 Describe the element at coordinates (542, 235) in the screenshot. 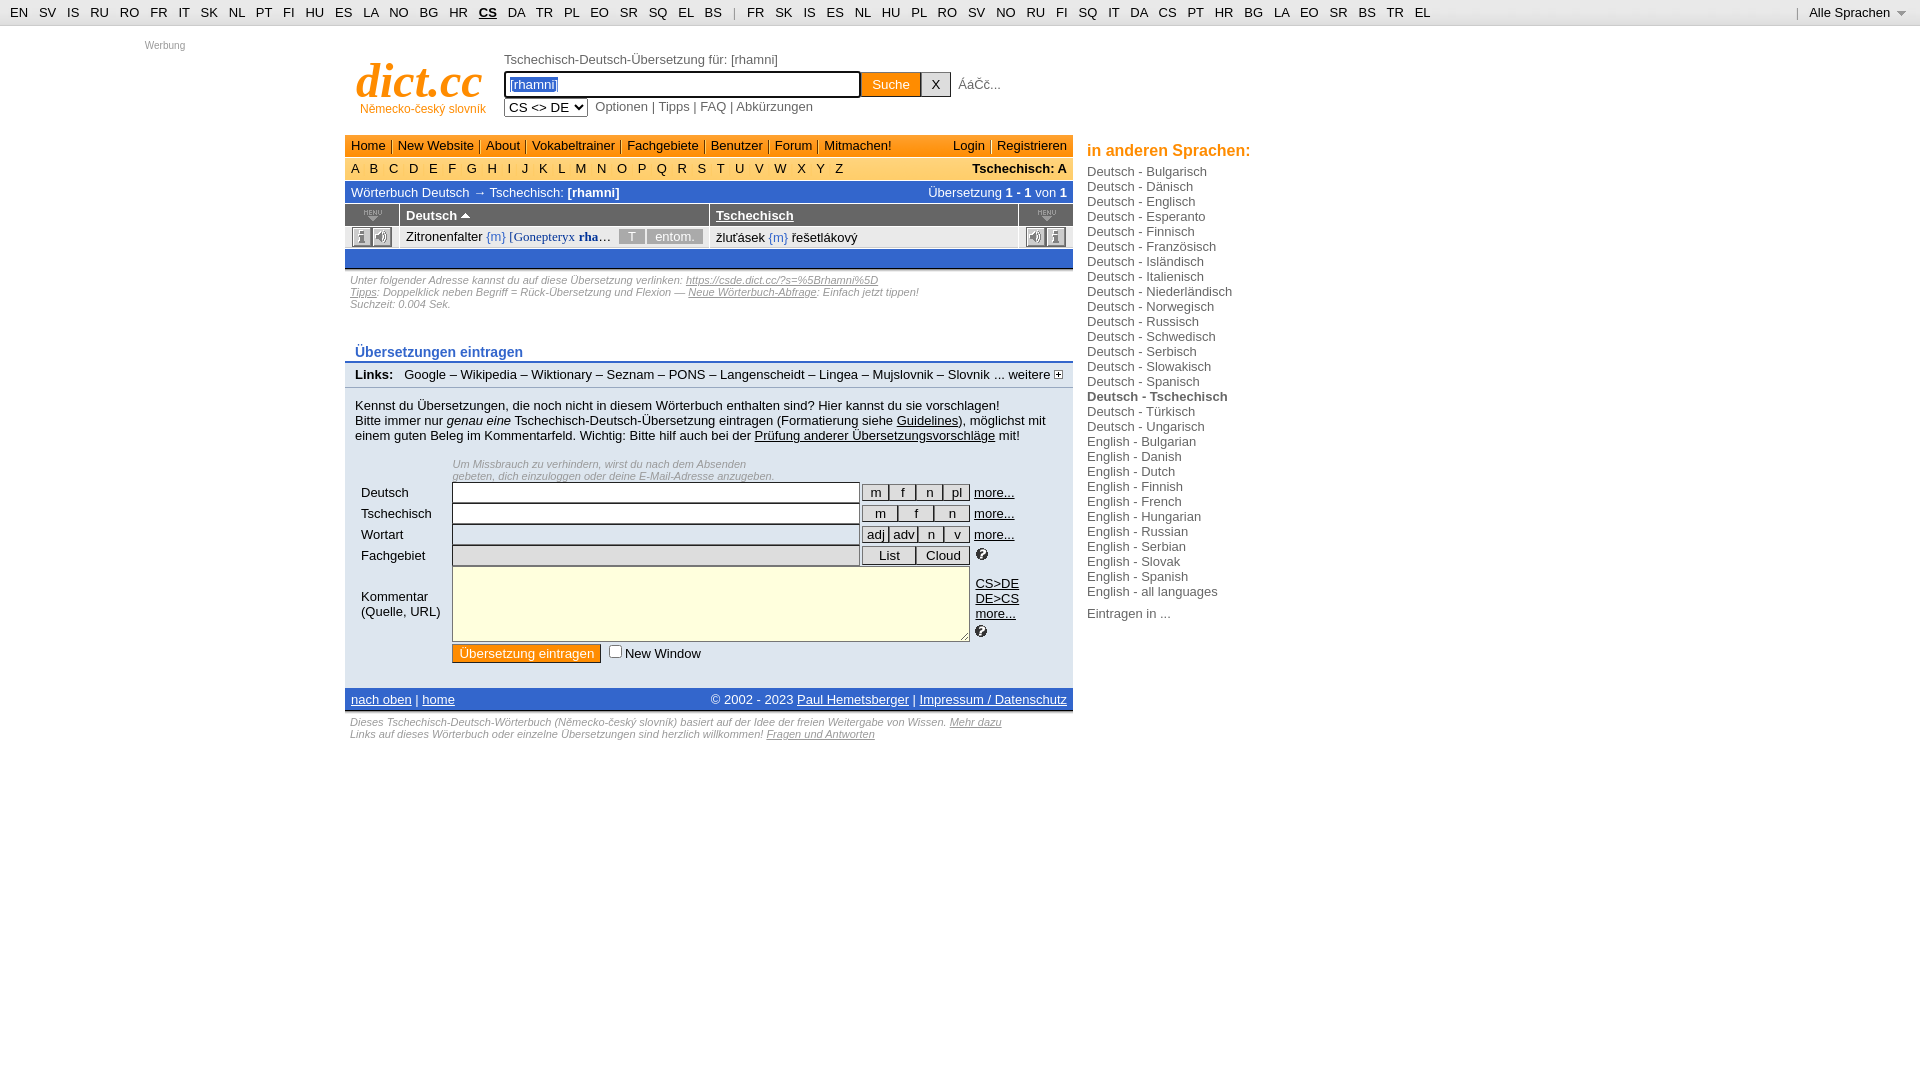

I see `'[Gonepteryx'` at that location.